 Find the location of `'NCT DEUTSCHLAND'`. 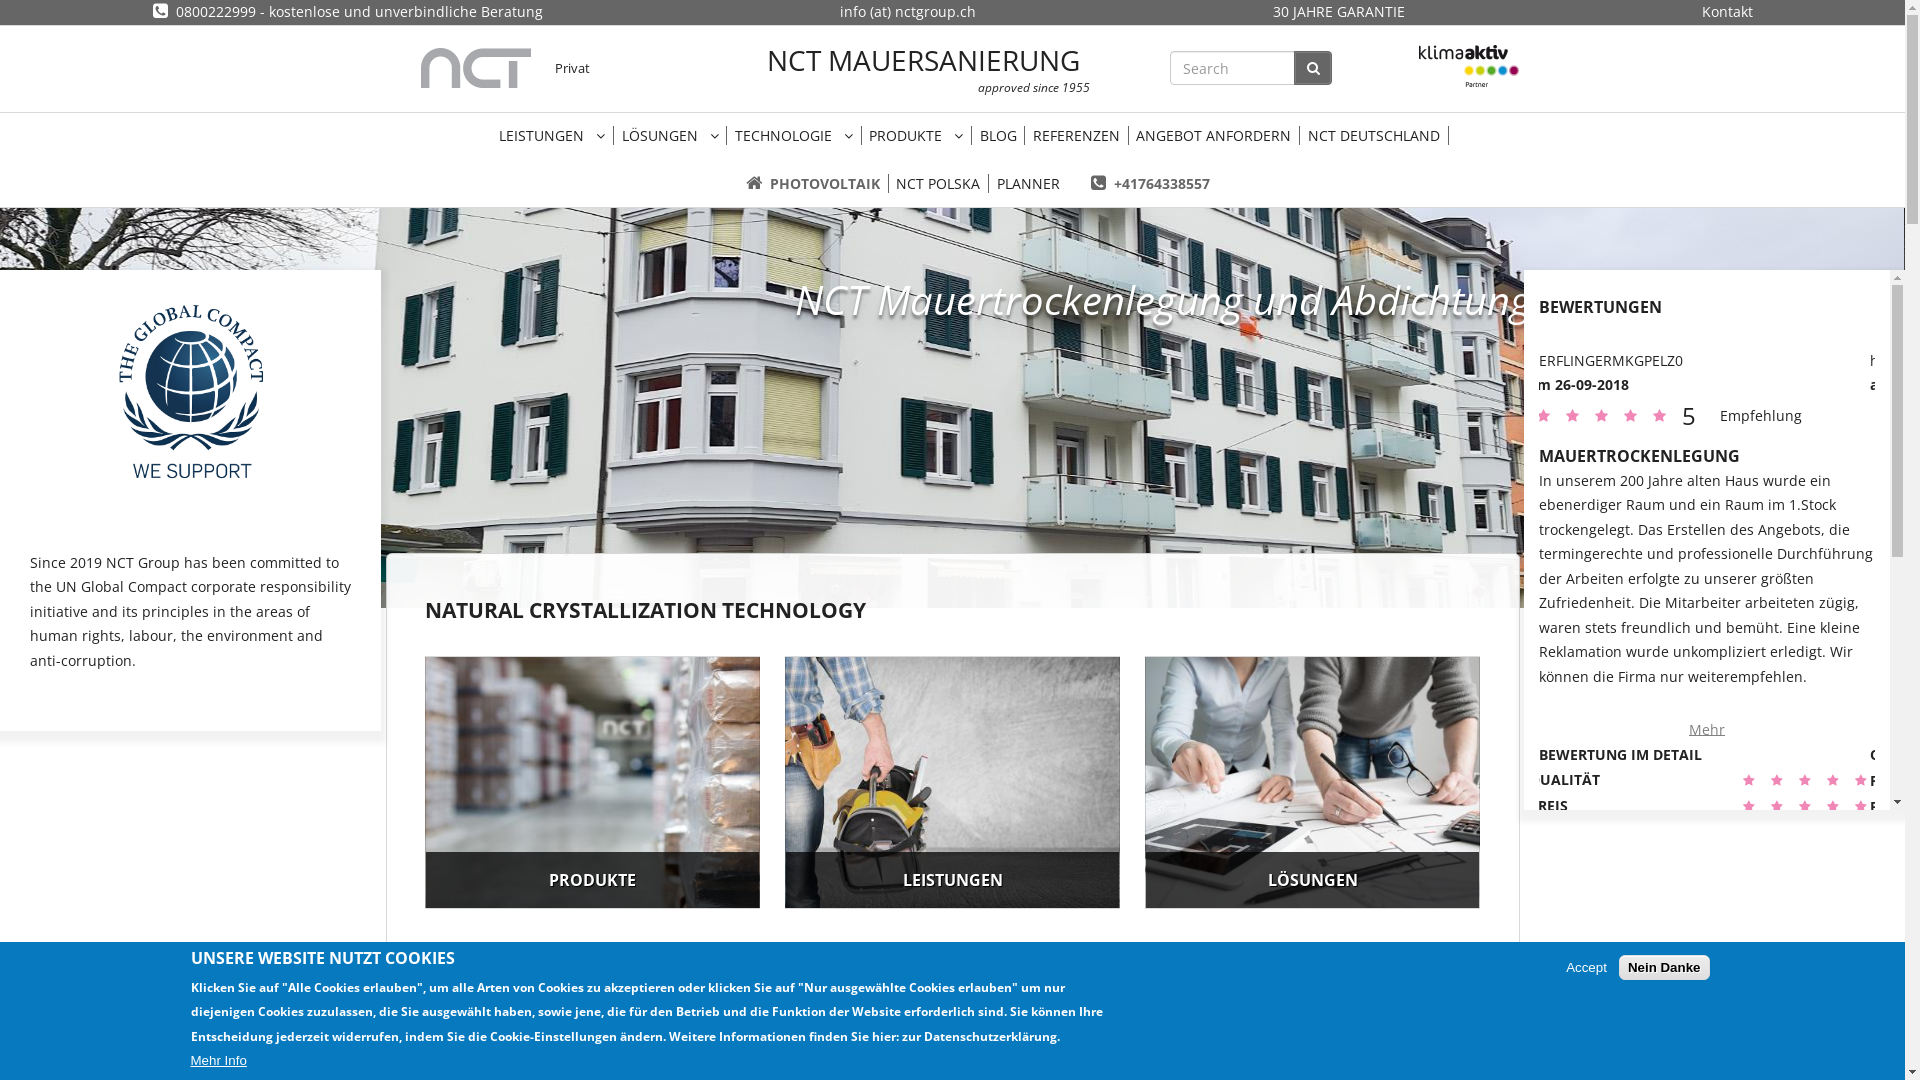

'NCT DEUTSCHLAND' is located at coordinates (1372, 135).